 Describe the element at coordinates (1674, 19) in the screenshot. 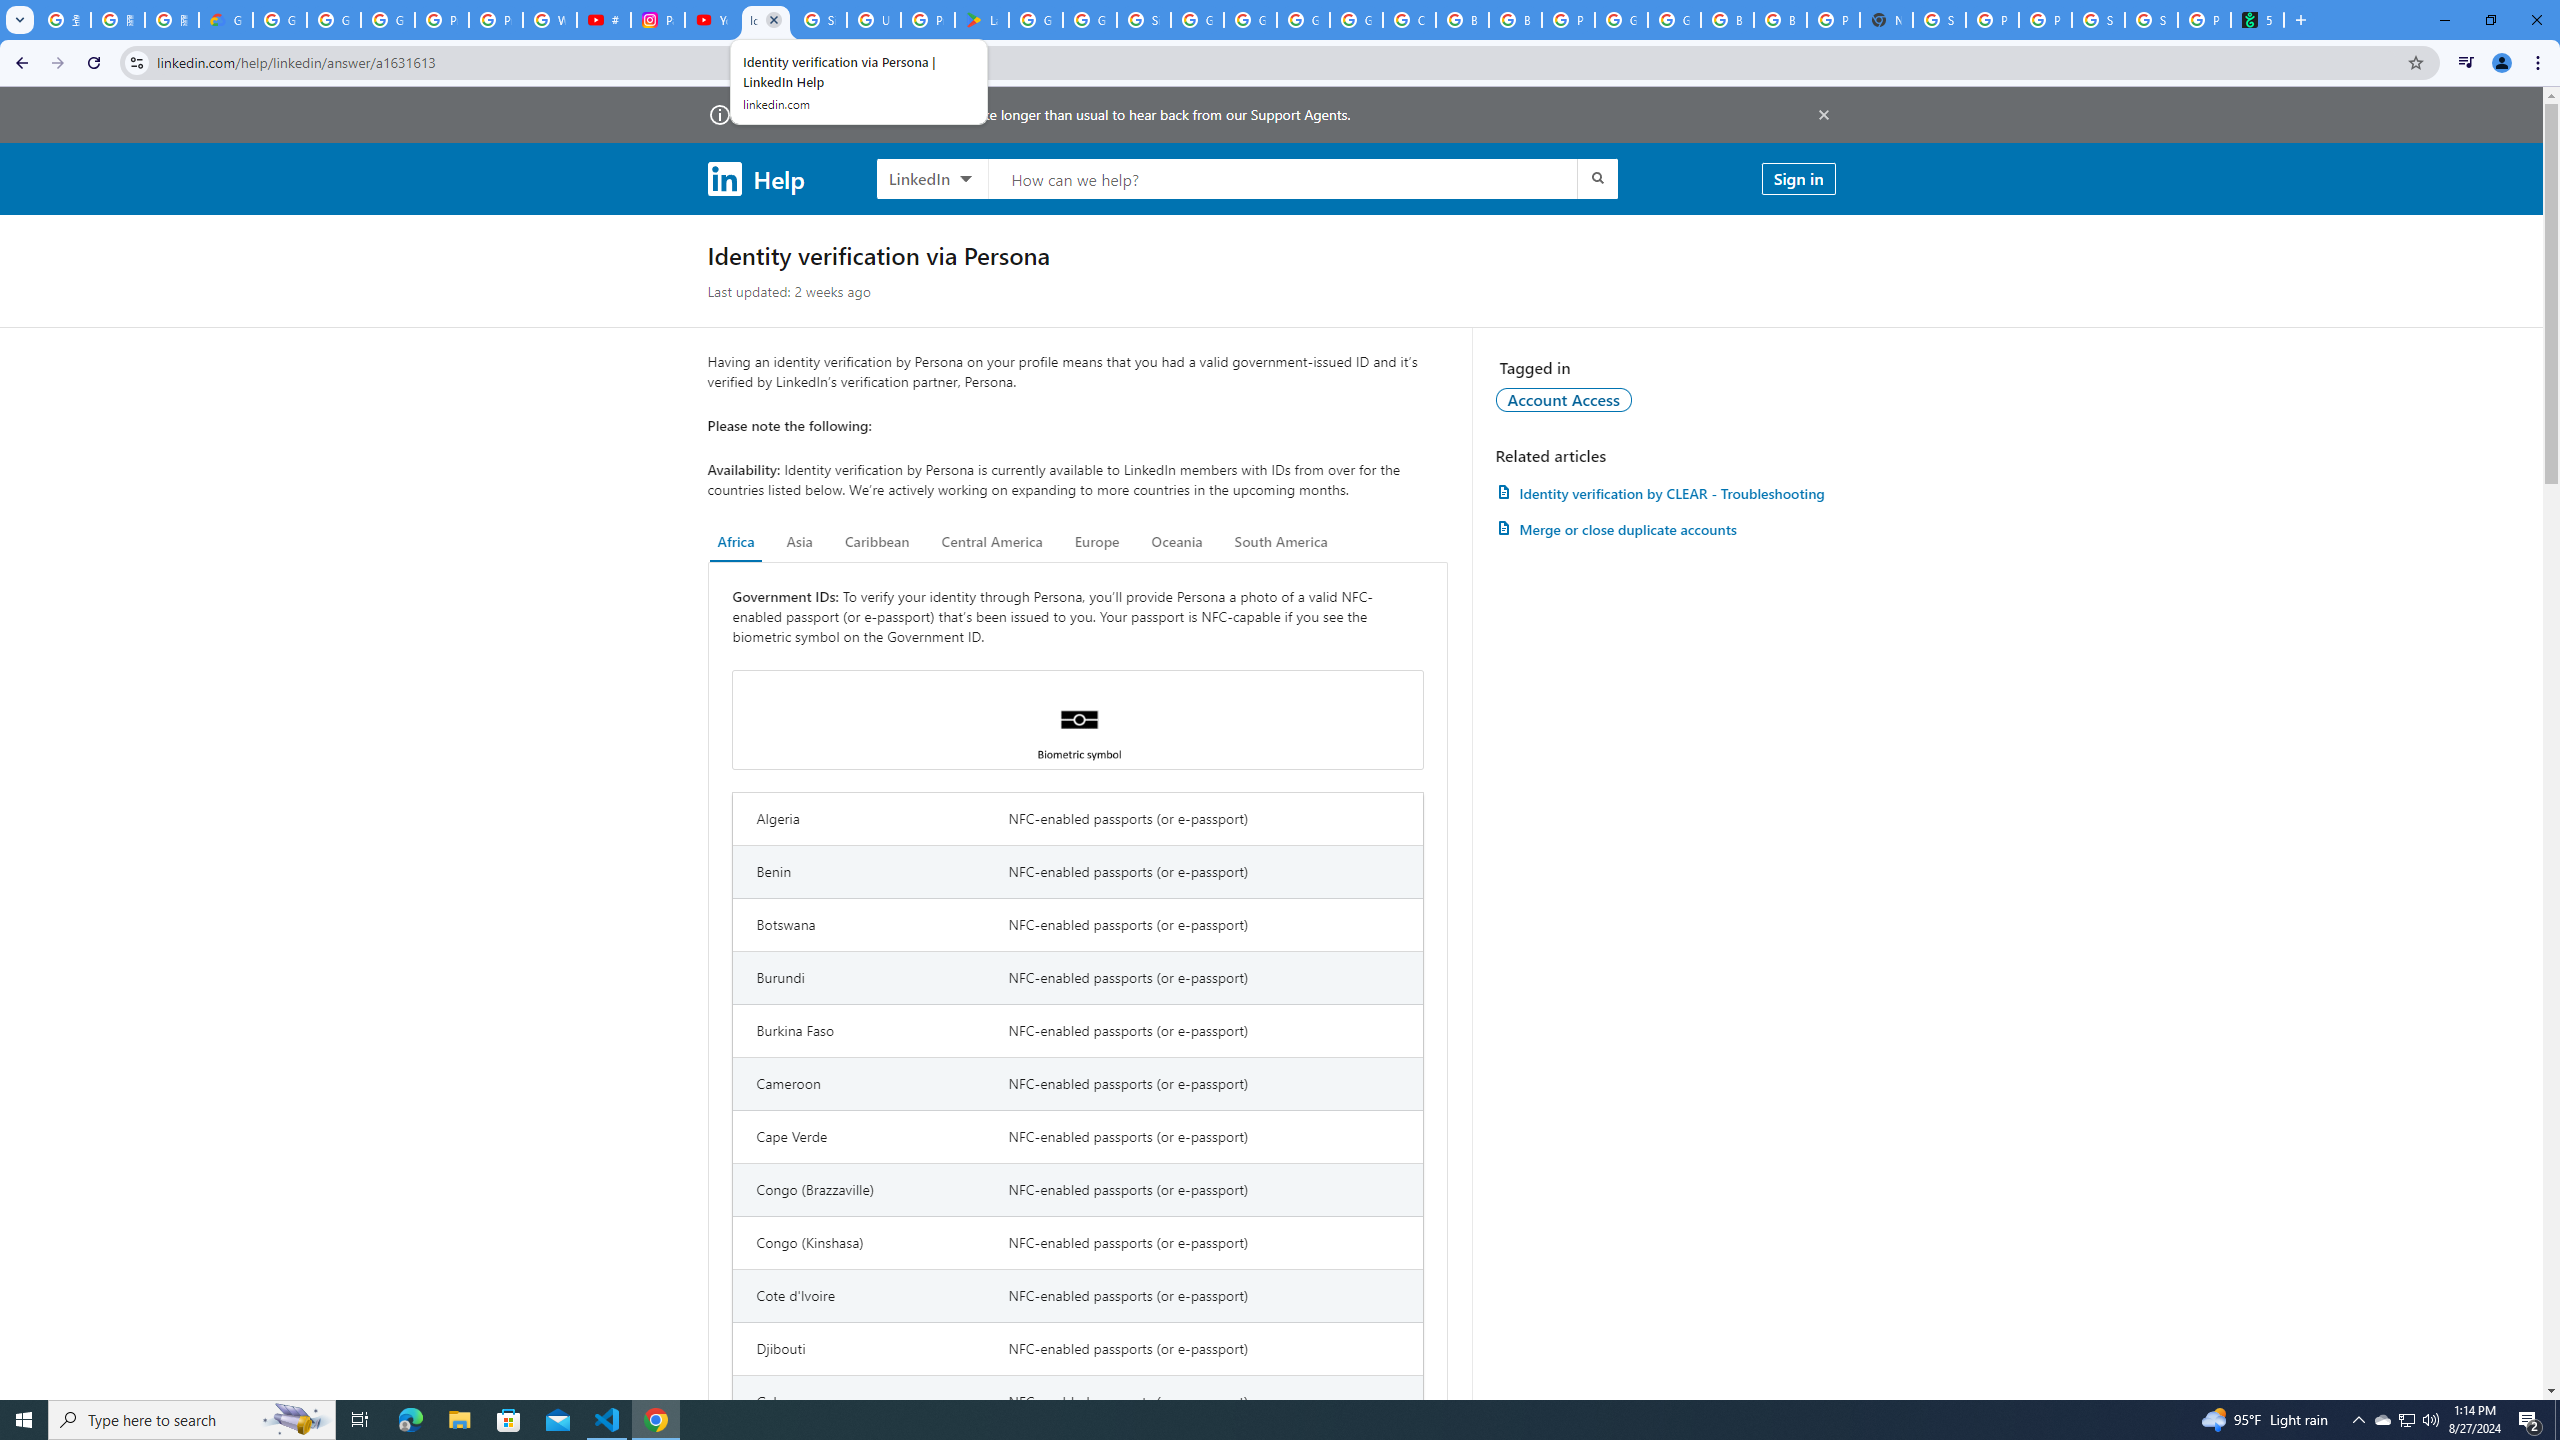

I see `'Google Cloud Platform'` at that location.